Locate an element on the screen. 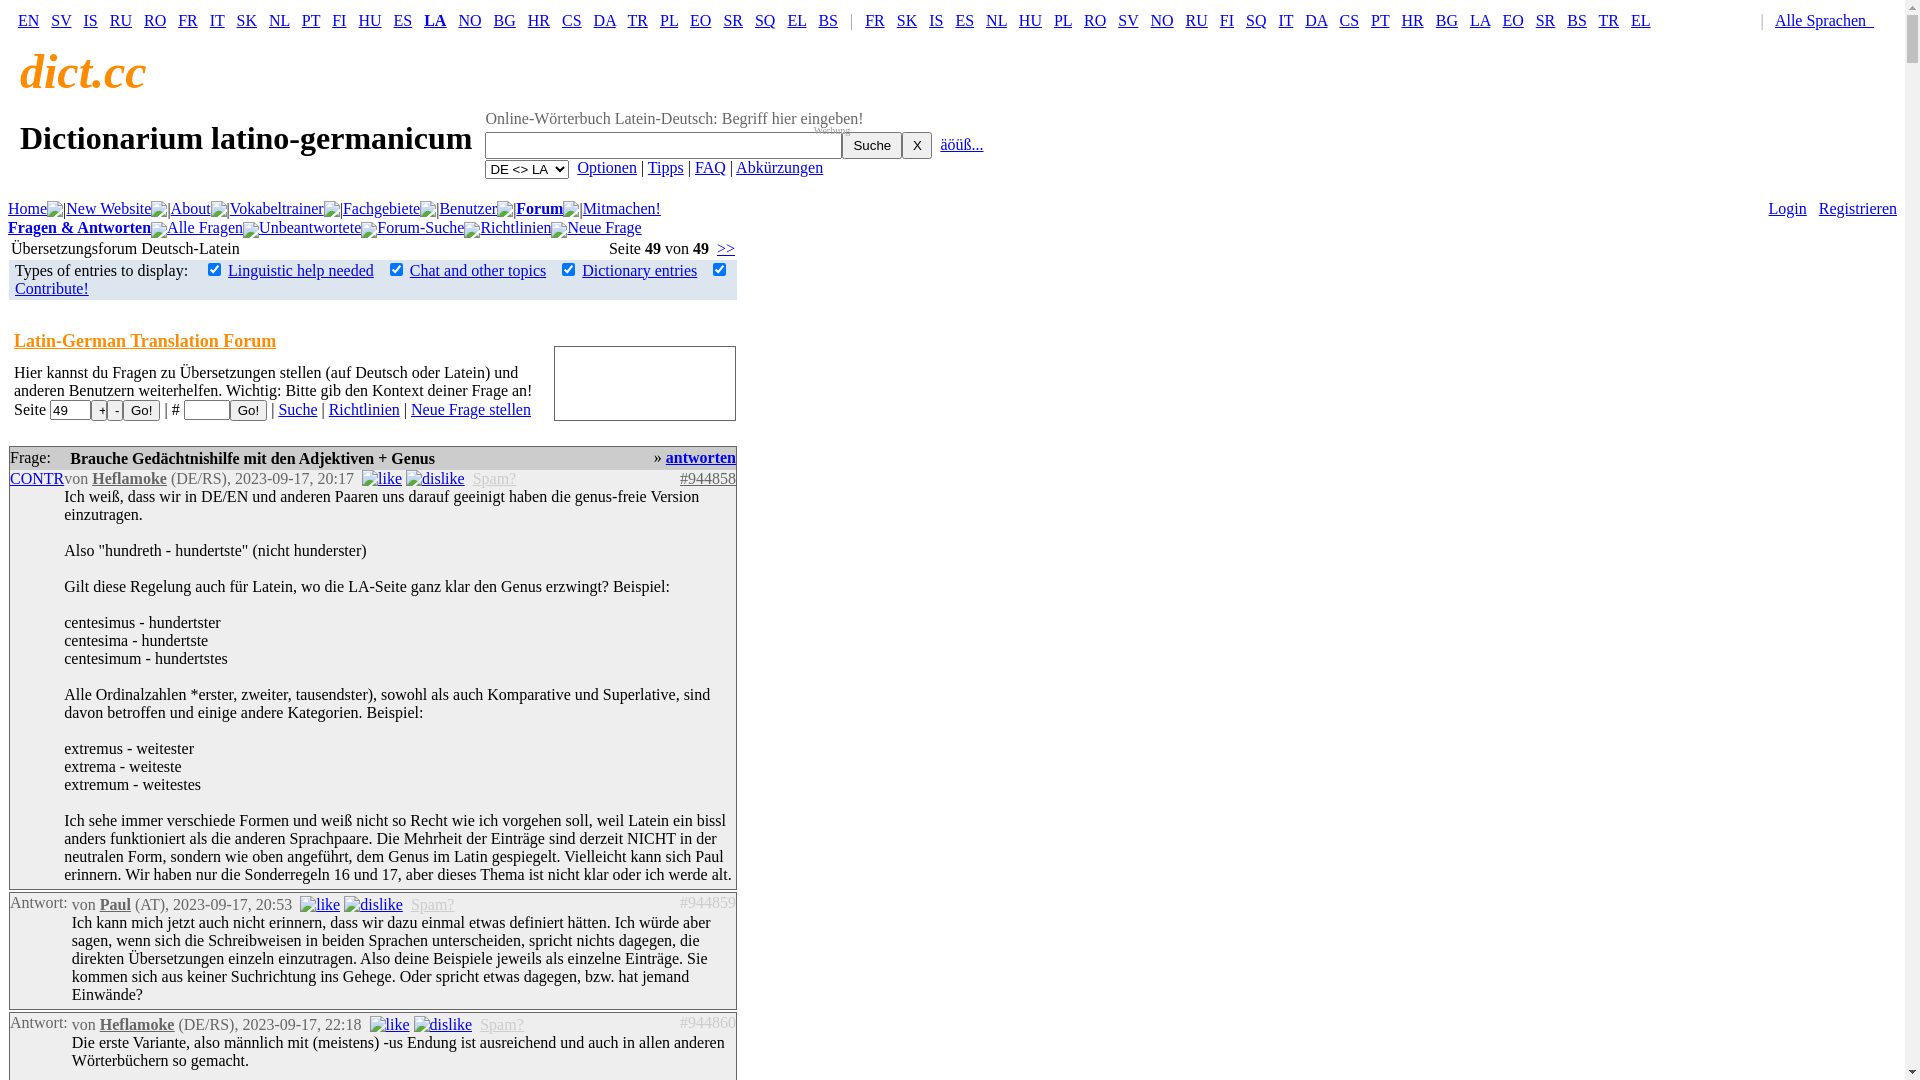 The height and width of the screenshot is (1080, 1920). 'LA' is located at coordinates (434, 20).